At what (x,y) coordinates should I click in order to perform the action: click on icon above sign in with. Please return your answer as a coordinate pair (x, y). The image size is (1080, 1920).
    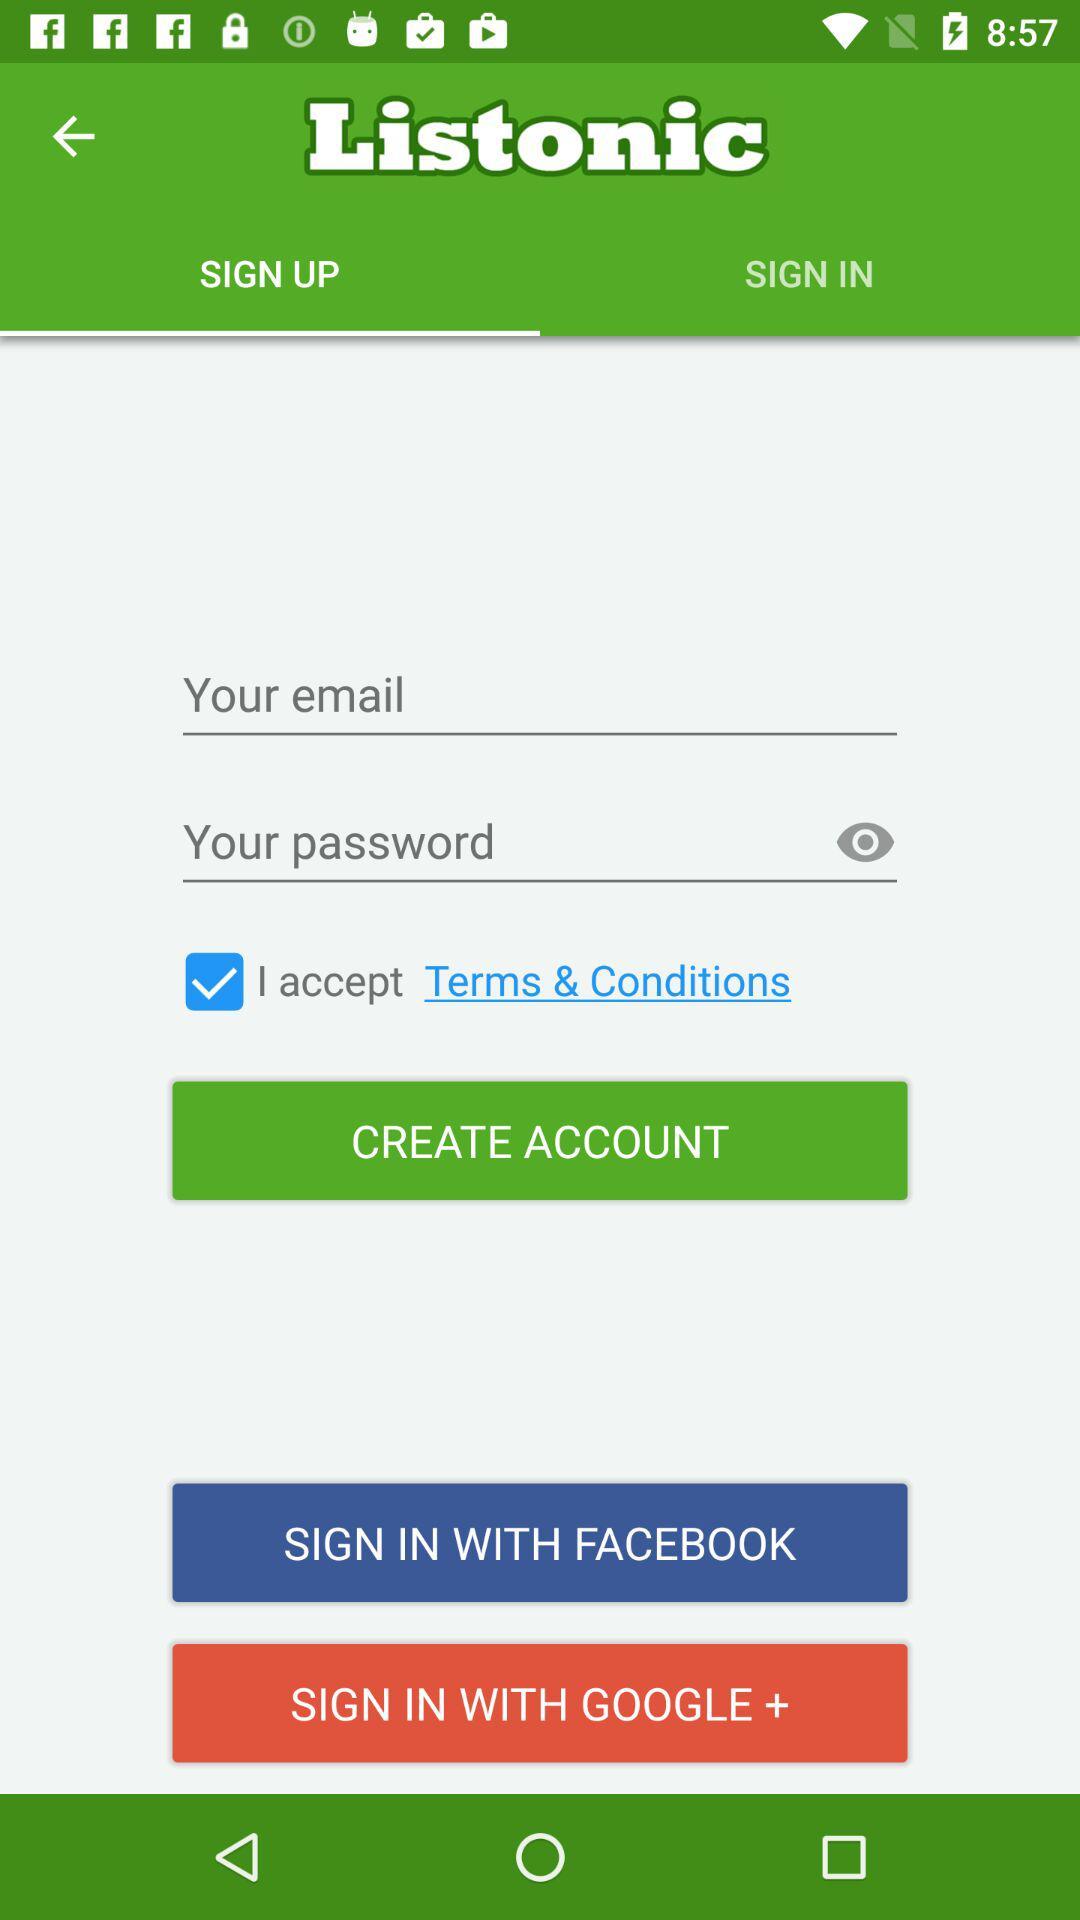
    Looking at the image, I should click on (540, 1140).